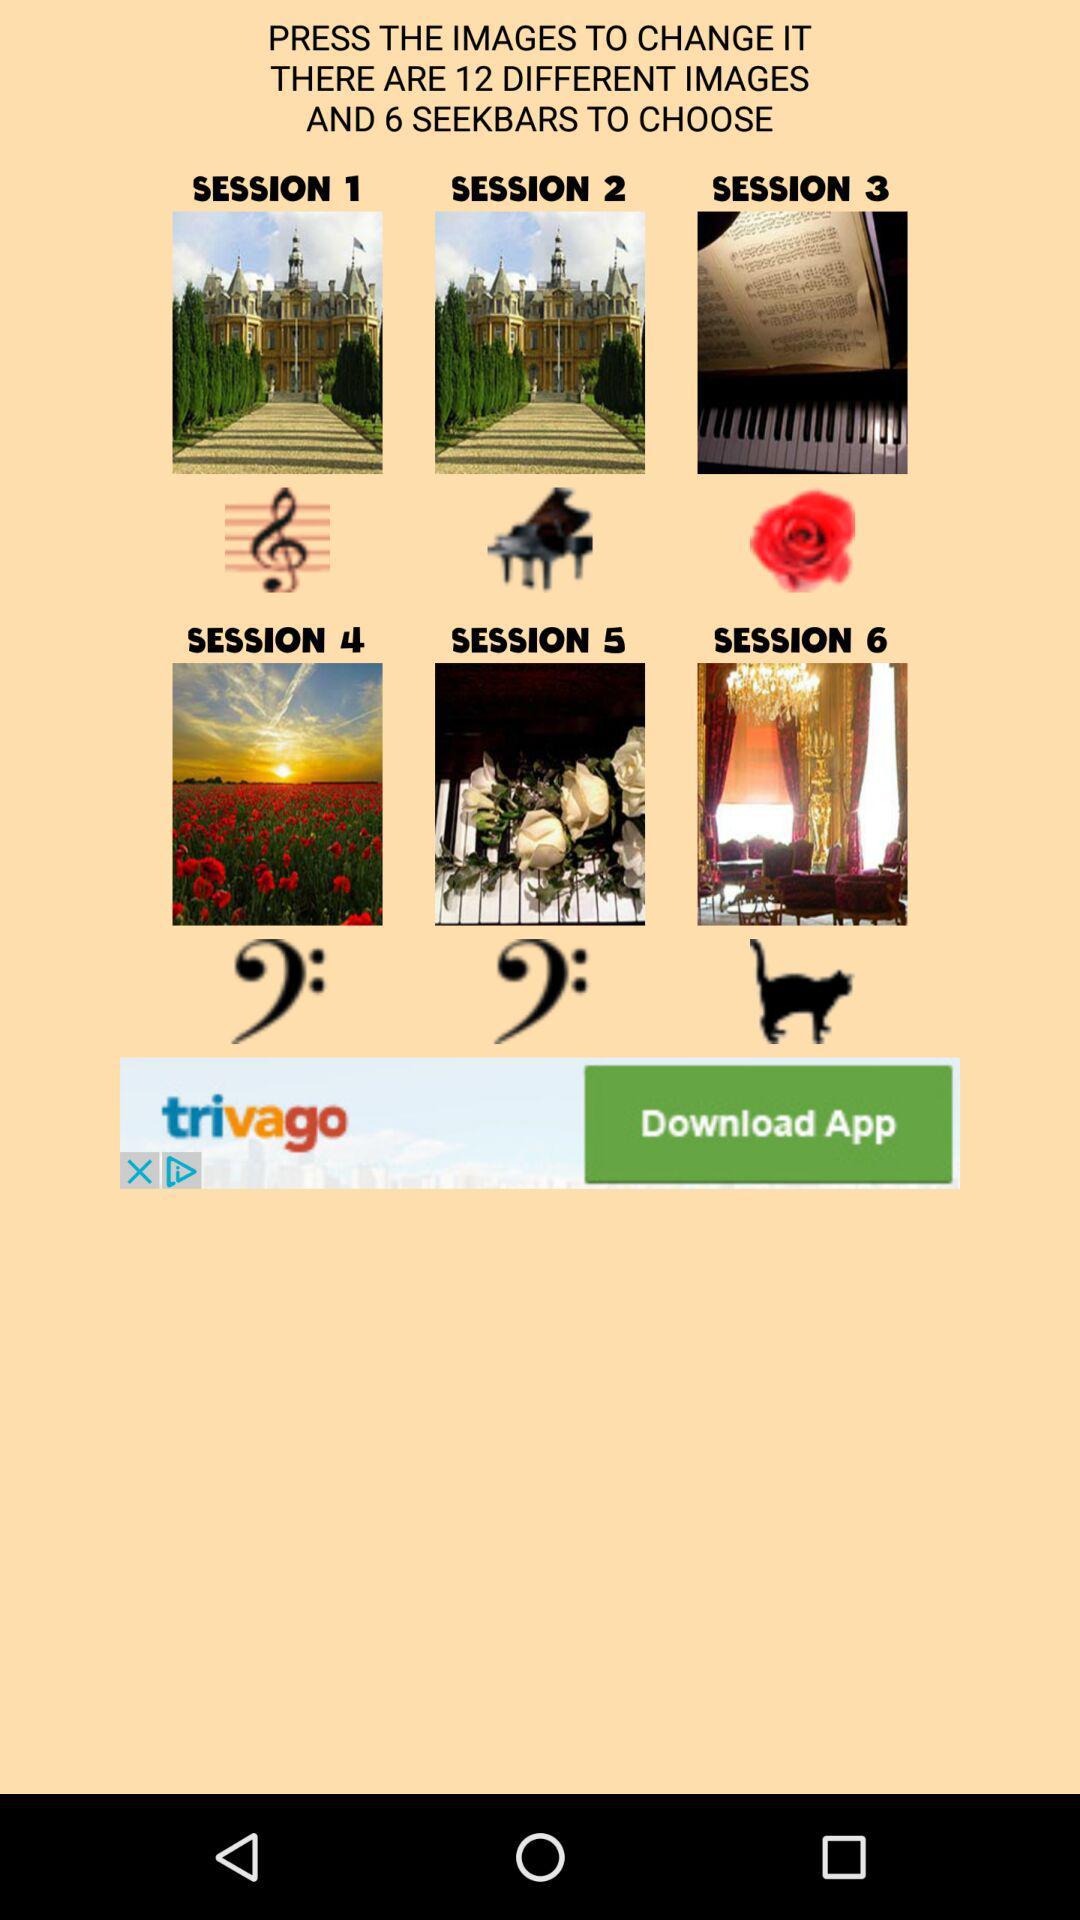  Describe the element at coordinates (277, 991) in the screenshot. I see `open` at that location.